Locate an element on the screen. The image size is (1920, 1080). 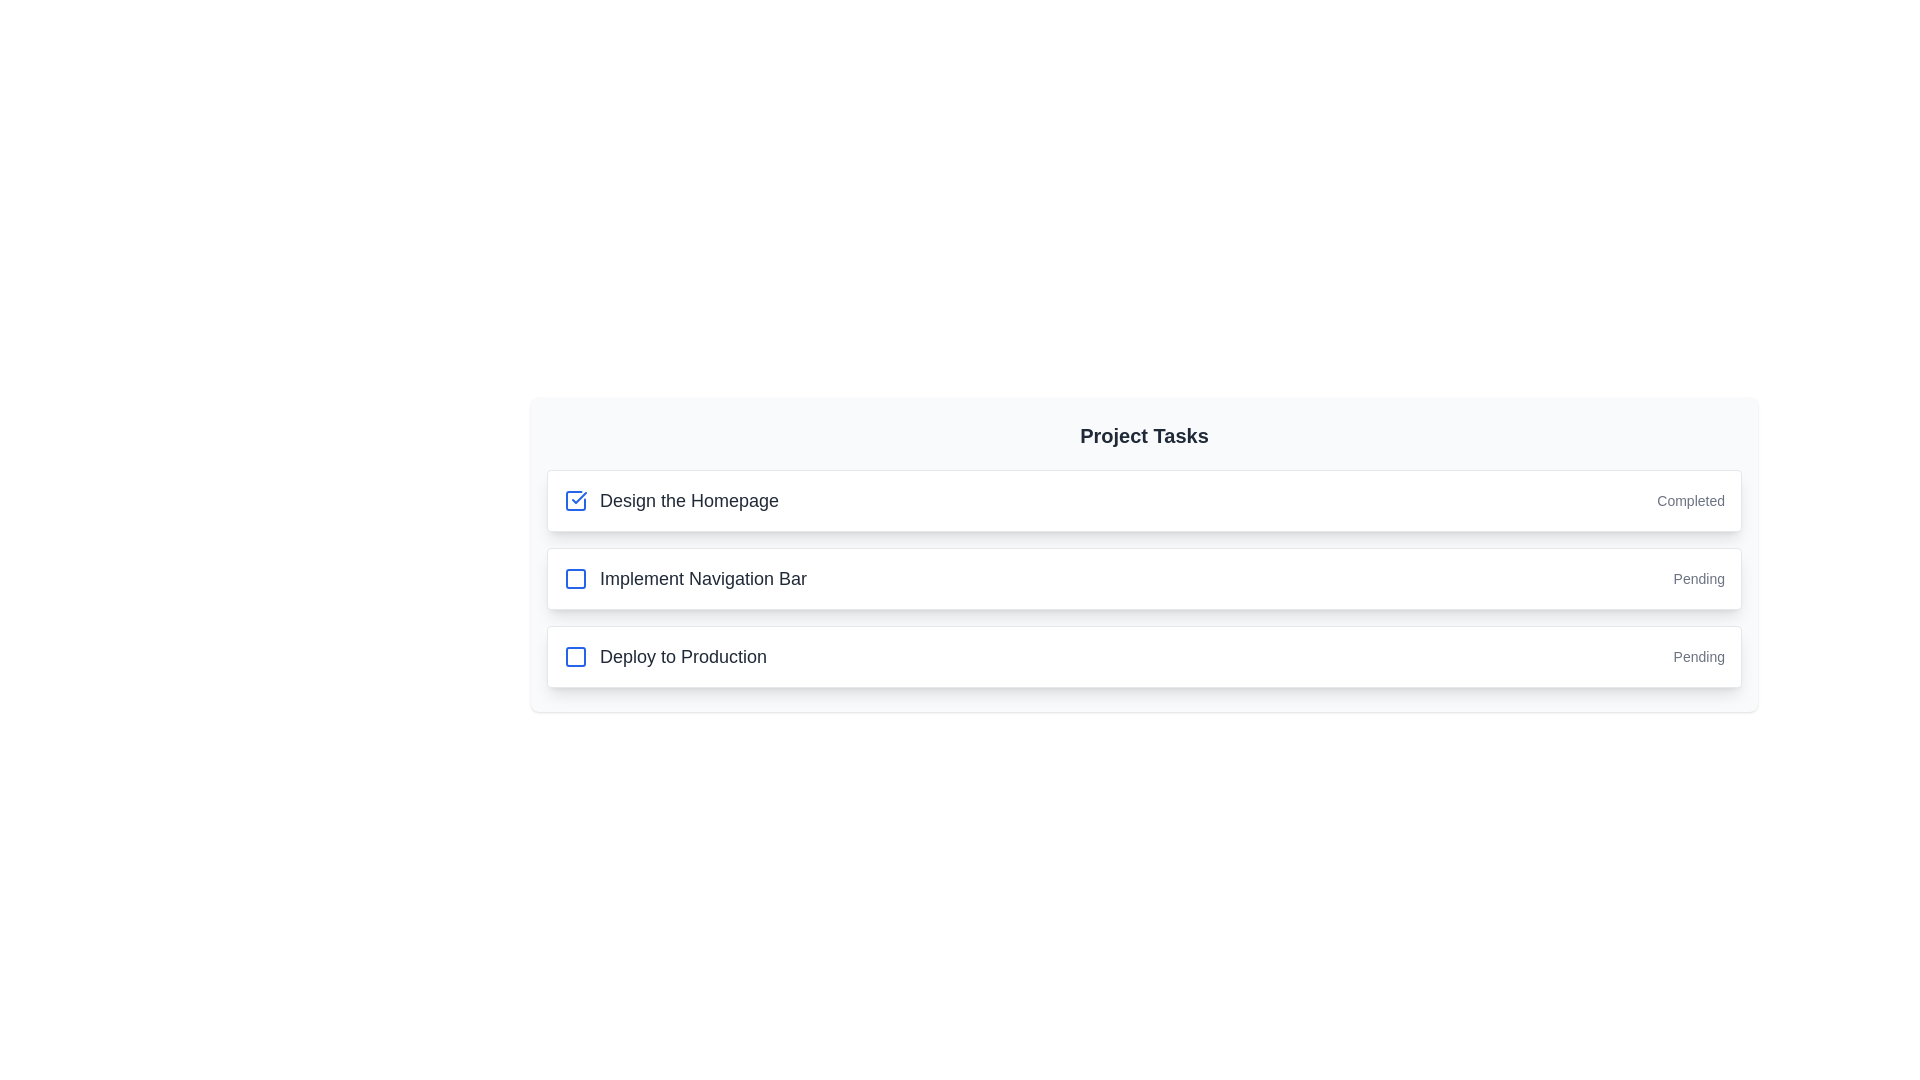
the blue square checkbox with a checkmark that is positioned before the text 'Design the Homepage' is located at coordinates (575, 500).